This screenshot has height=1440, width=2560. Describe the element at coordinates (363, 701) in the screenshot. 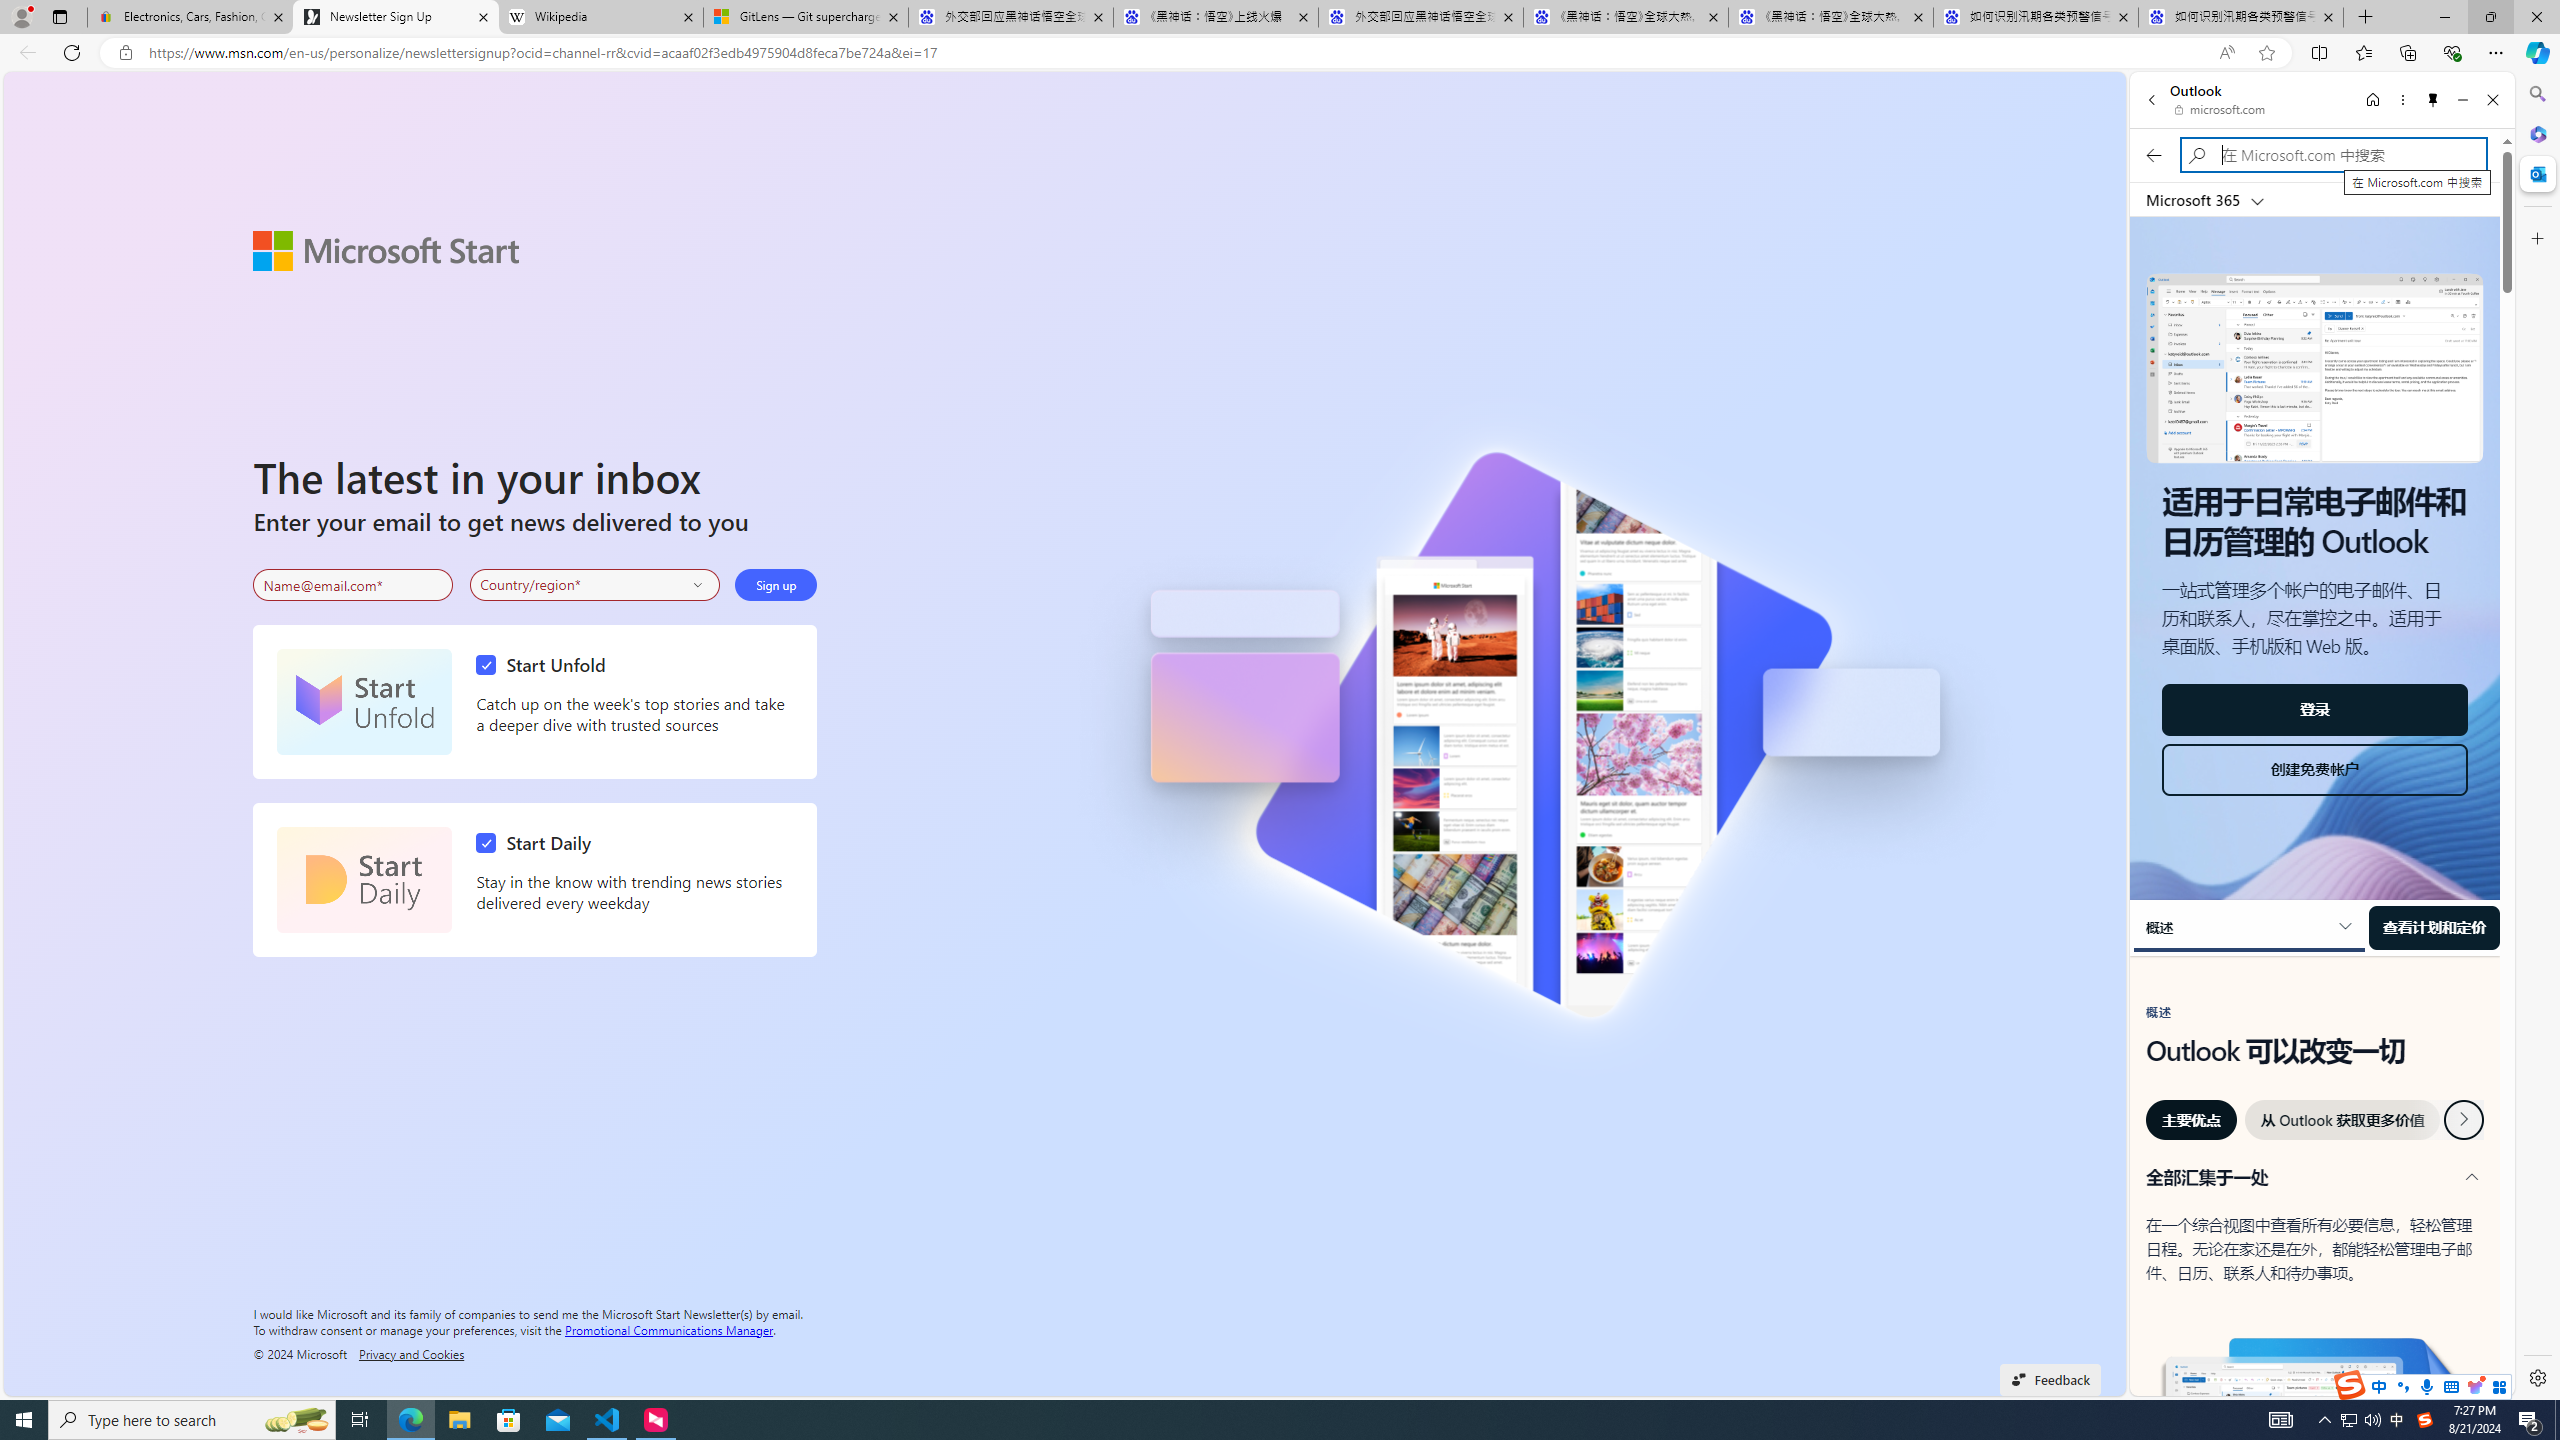

I see `'Start Unfold'` at that location.